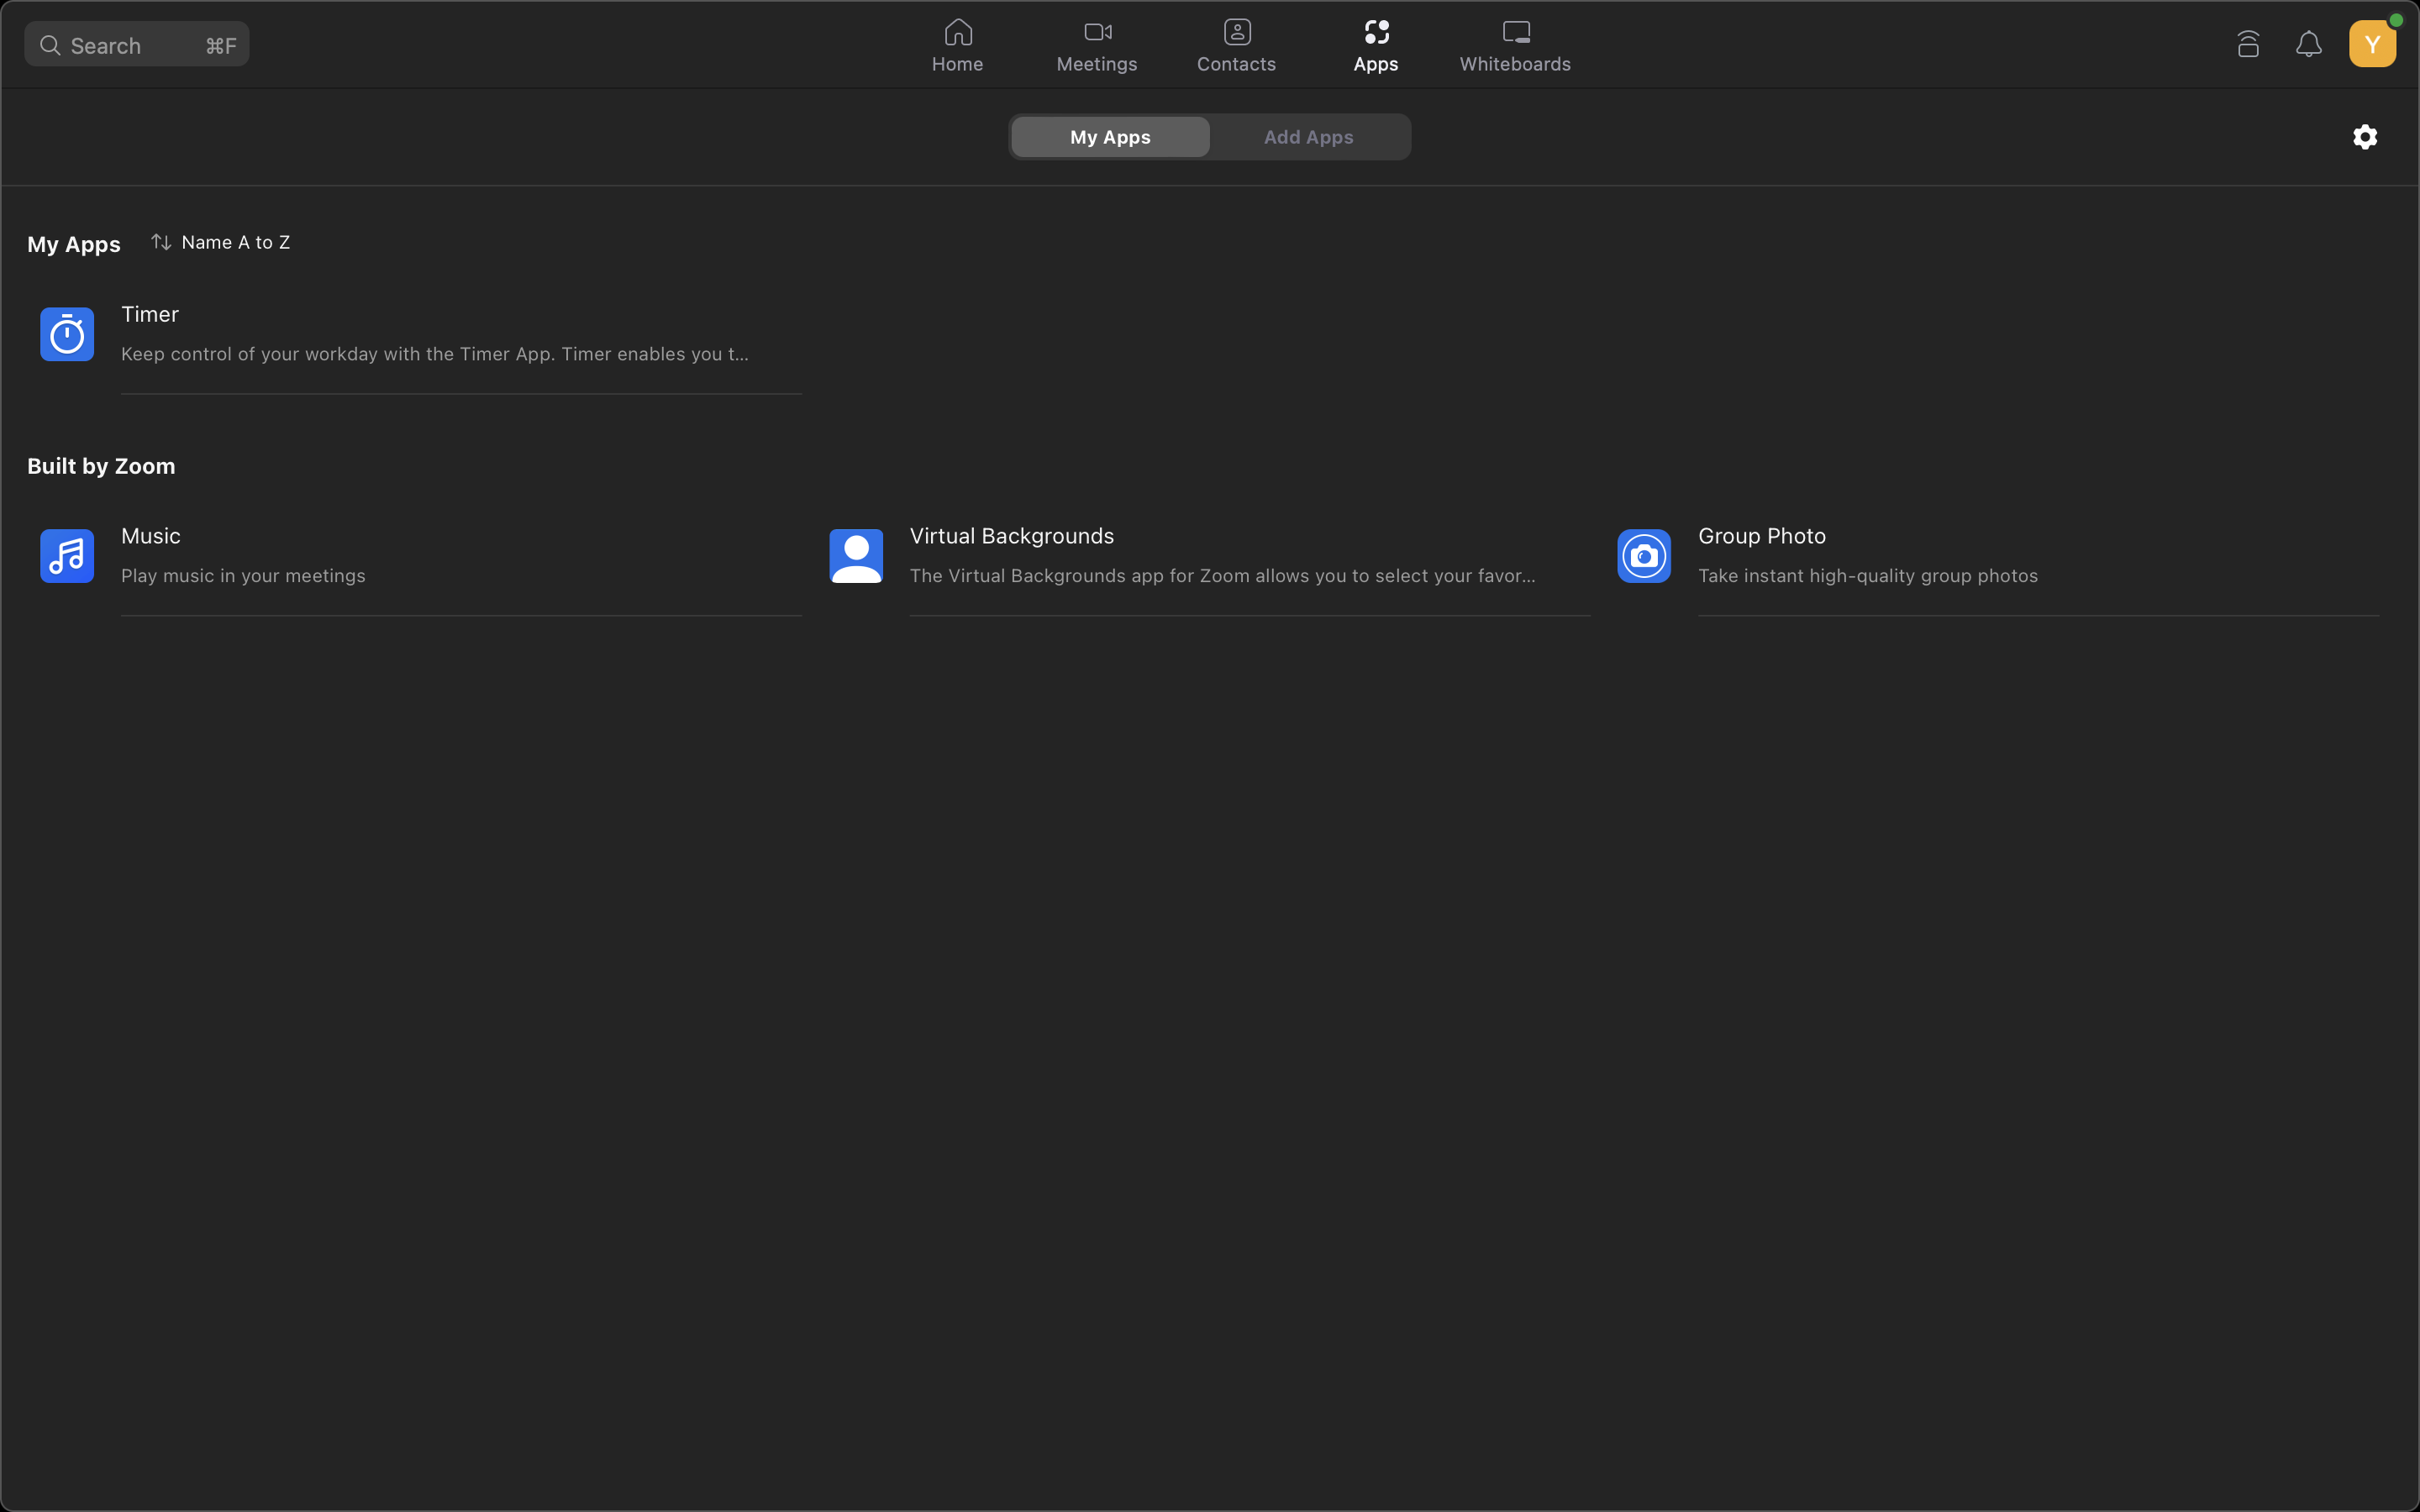 This screenshot has width=2420, height=1512. What do you see at coordinates (1235, 46) in the screenshot?
I see `the contact details for "Indiana Jones" in the phonebook app` at bounding box center [1235, 46].